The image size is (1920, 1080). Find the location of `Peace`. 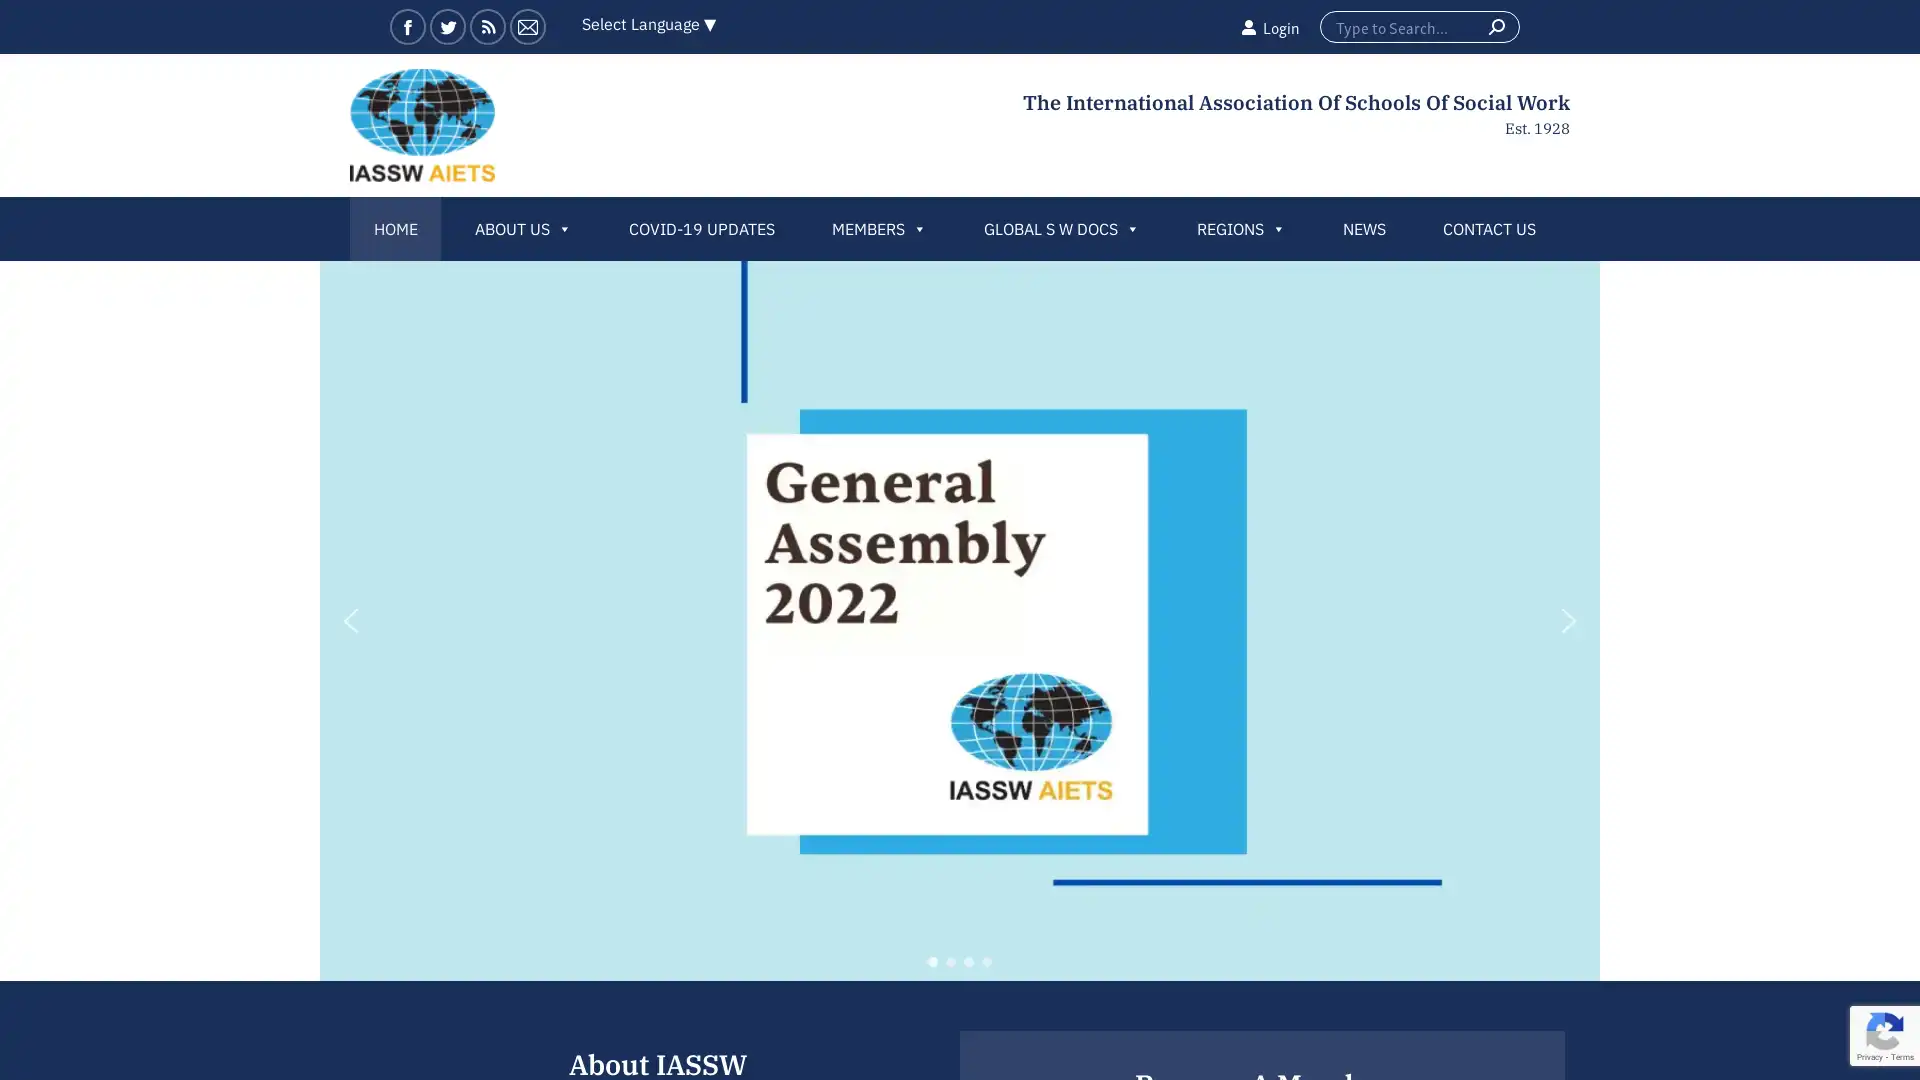

Peace is located at coordinates (987, 960).